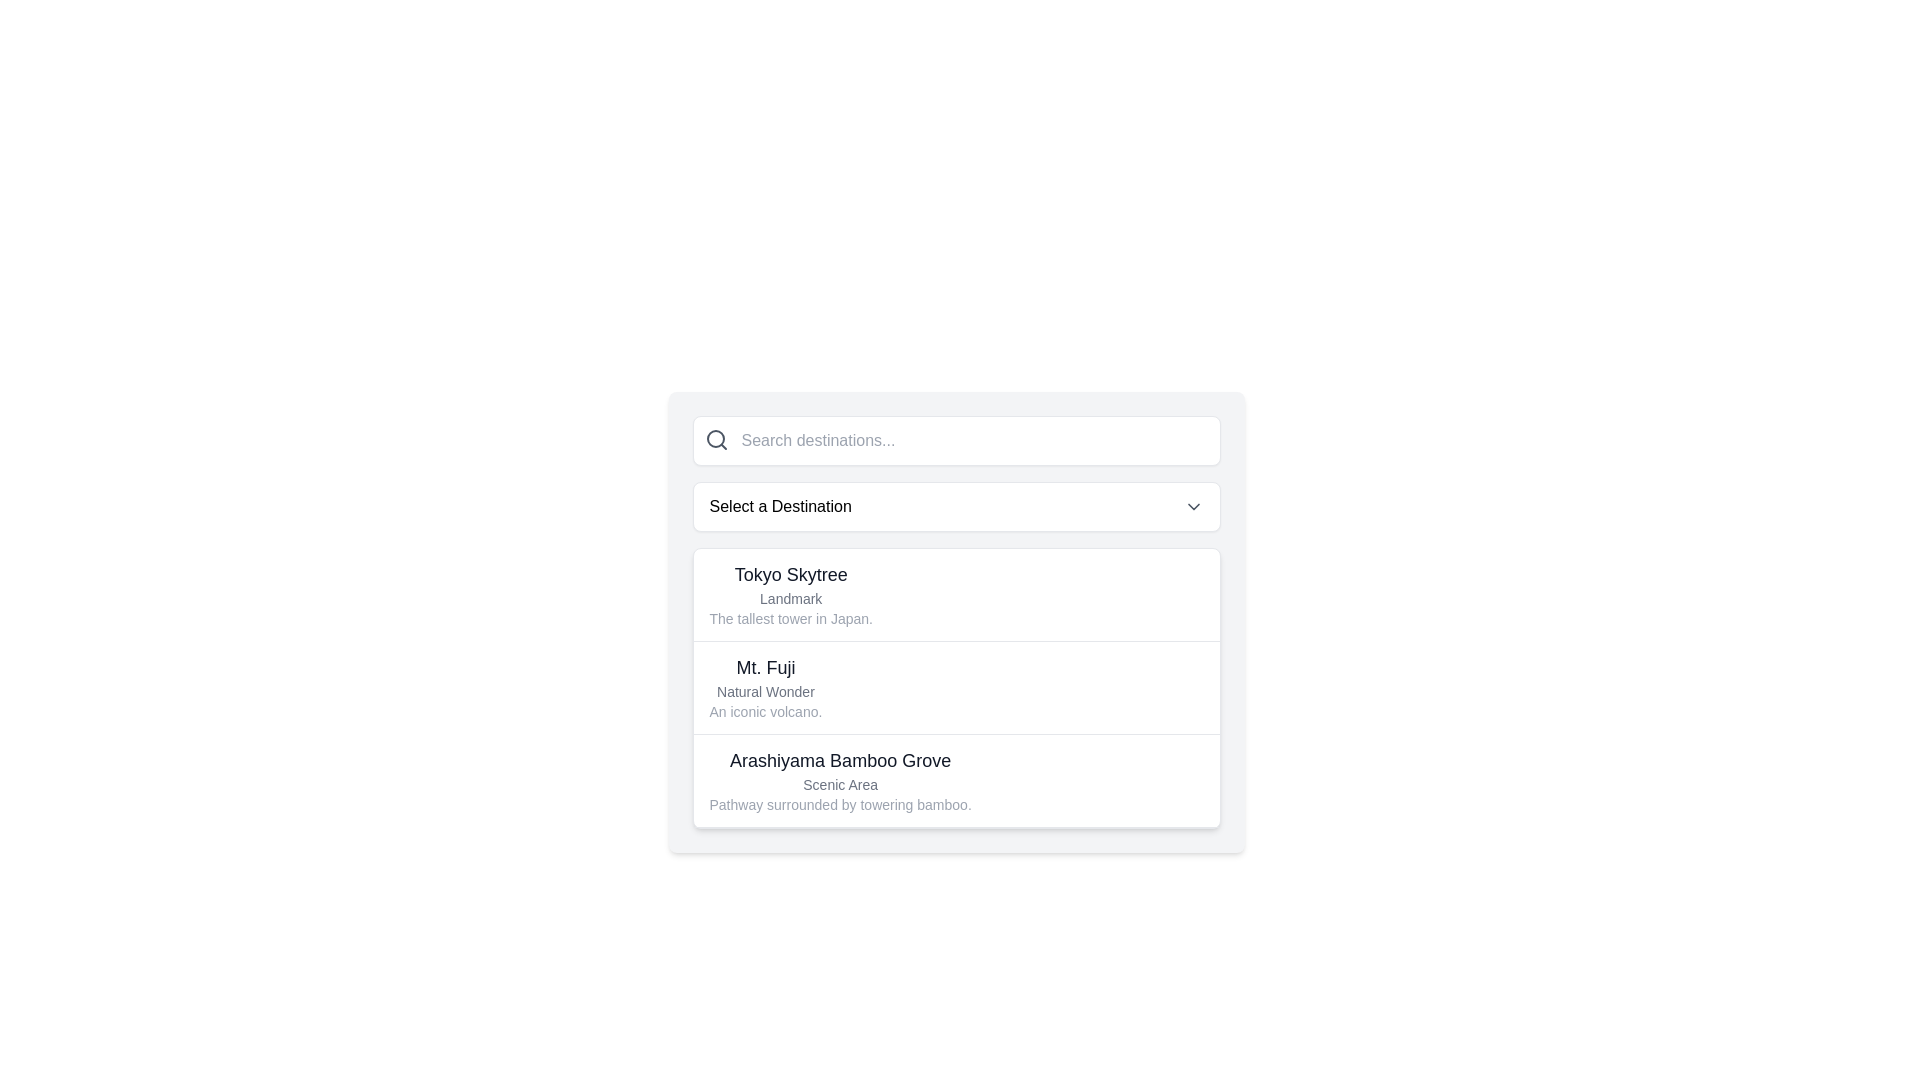 This screenshot has height=1080, width=1920. What do you see at coordinates (716, 438) in the screenshot?
I see `the search icon located at the left end of the text input field, which suggests users can search for items by typing queries into the field` at bounding box center [716, 438].